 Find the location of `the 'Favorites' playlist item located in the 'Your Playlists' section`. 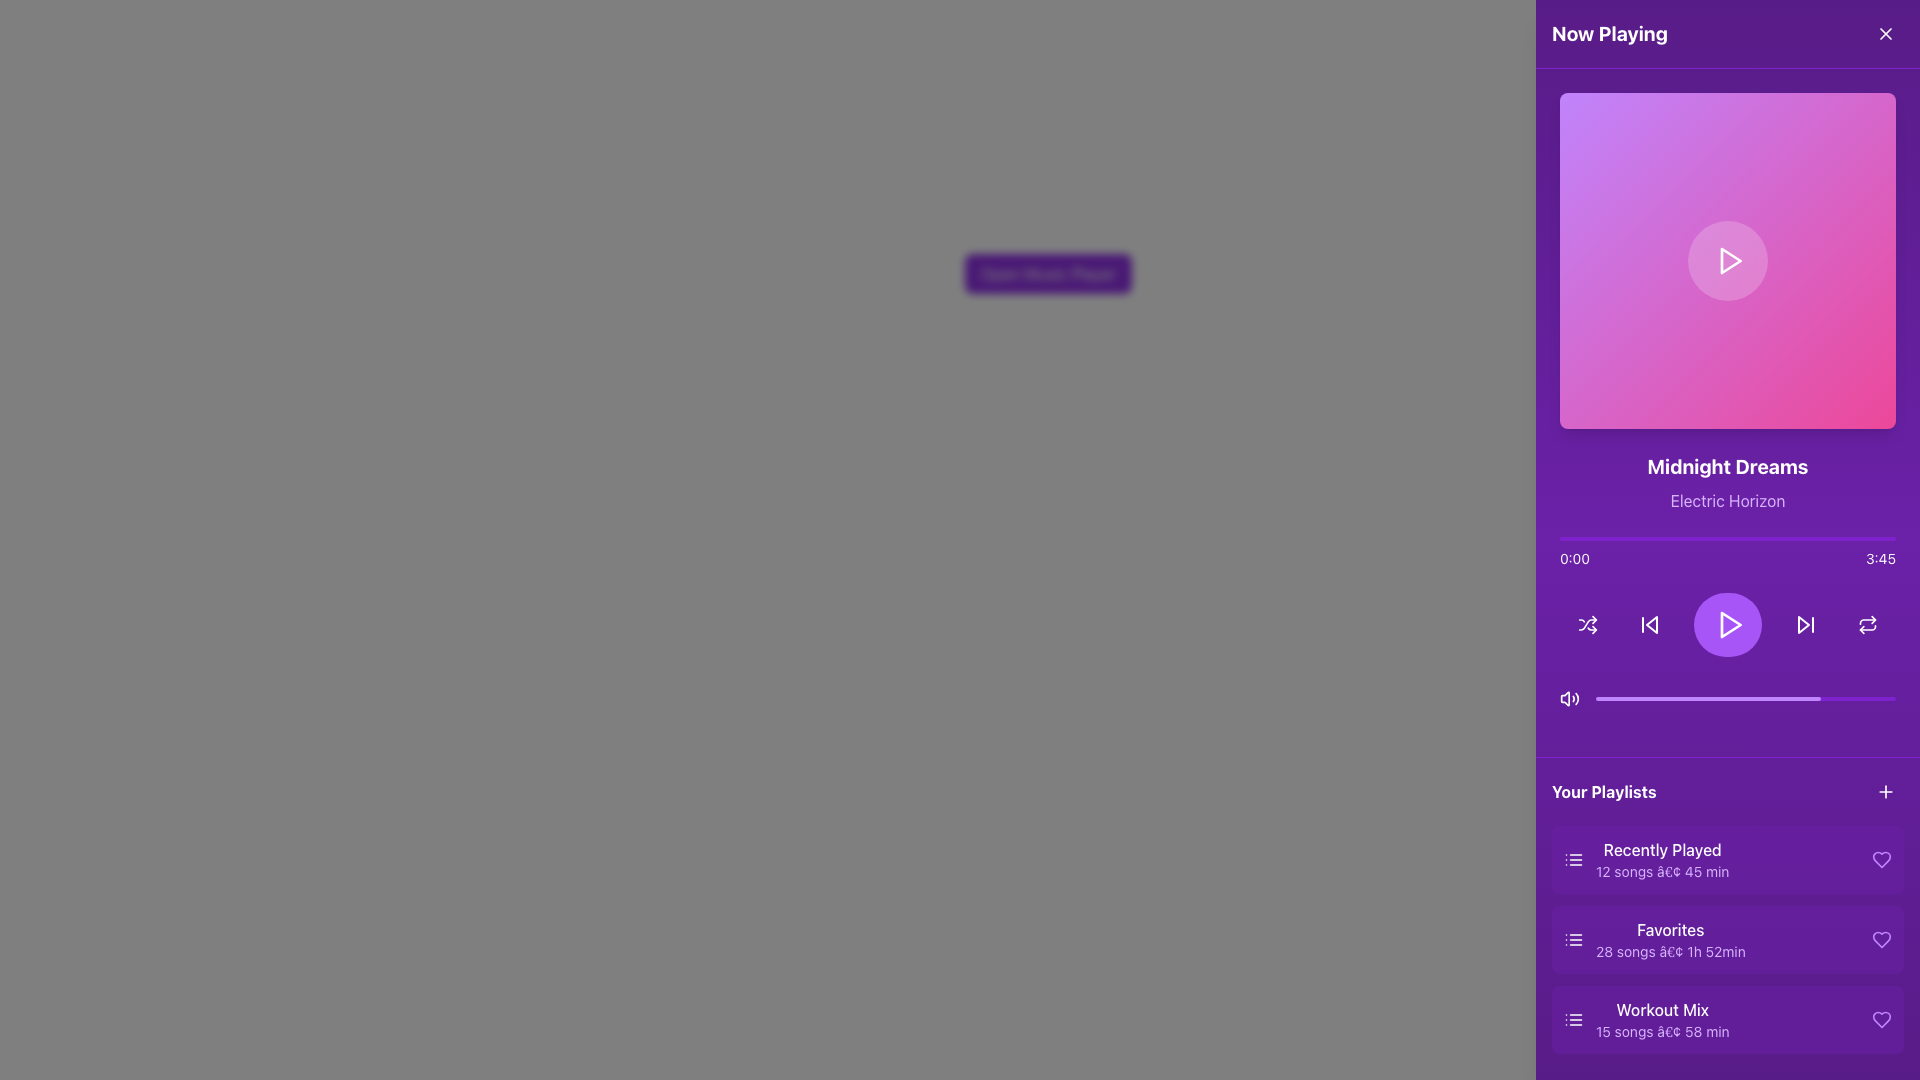

the 'Favorites' playlist item located in the 'Your Playlists' section is located at coordinates (1670, 940).